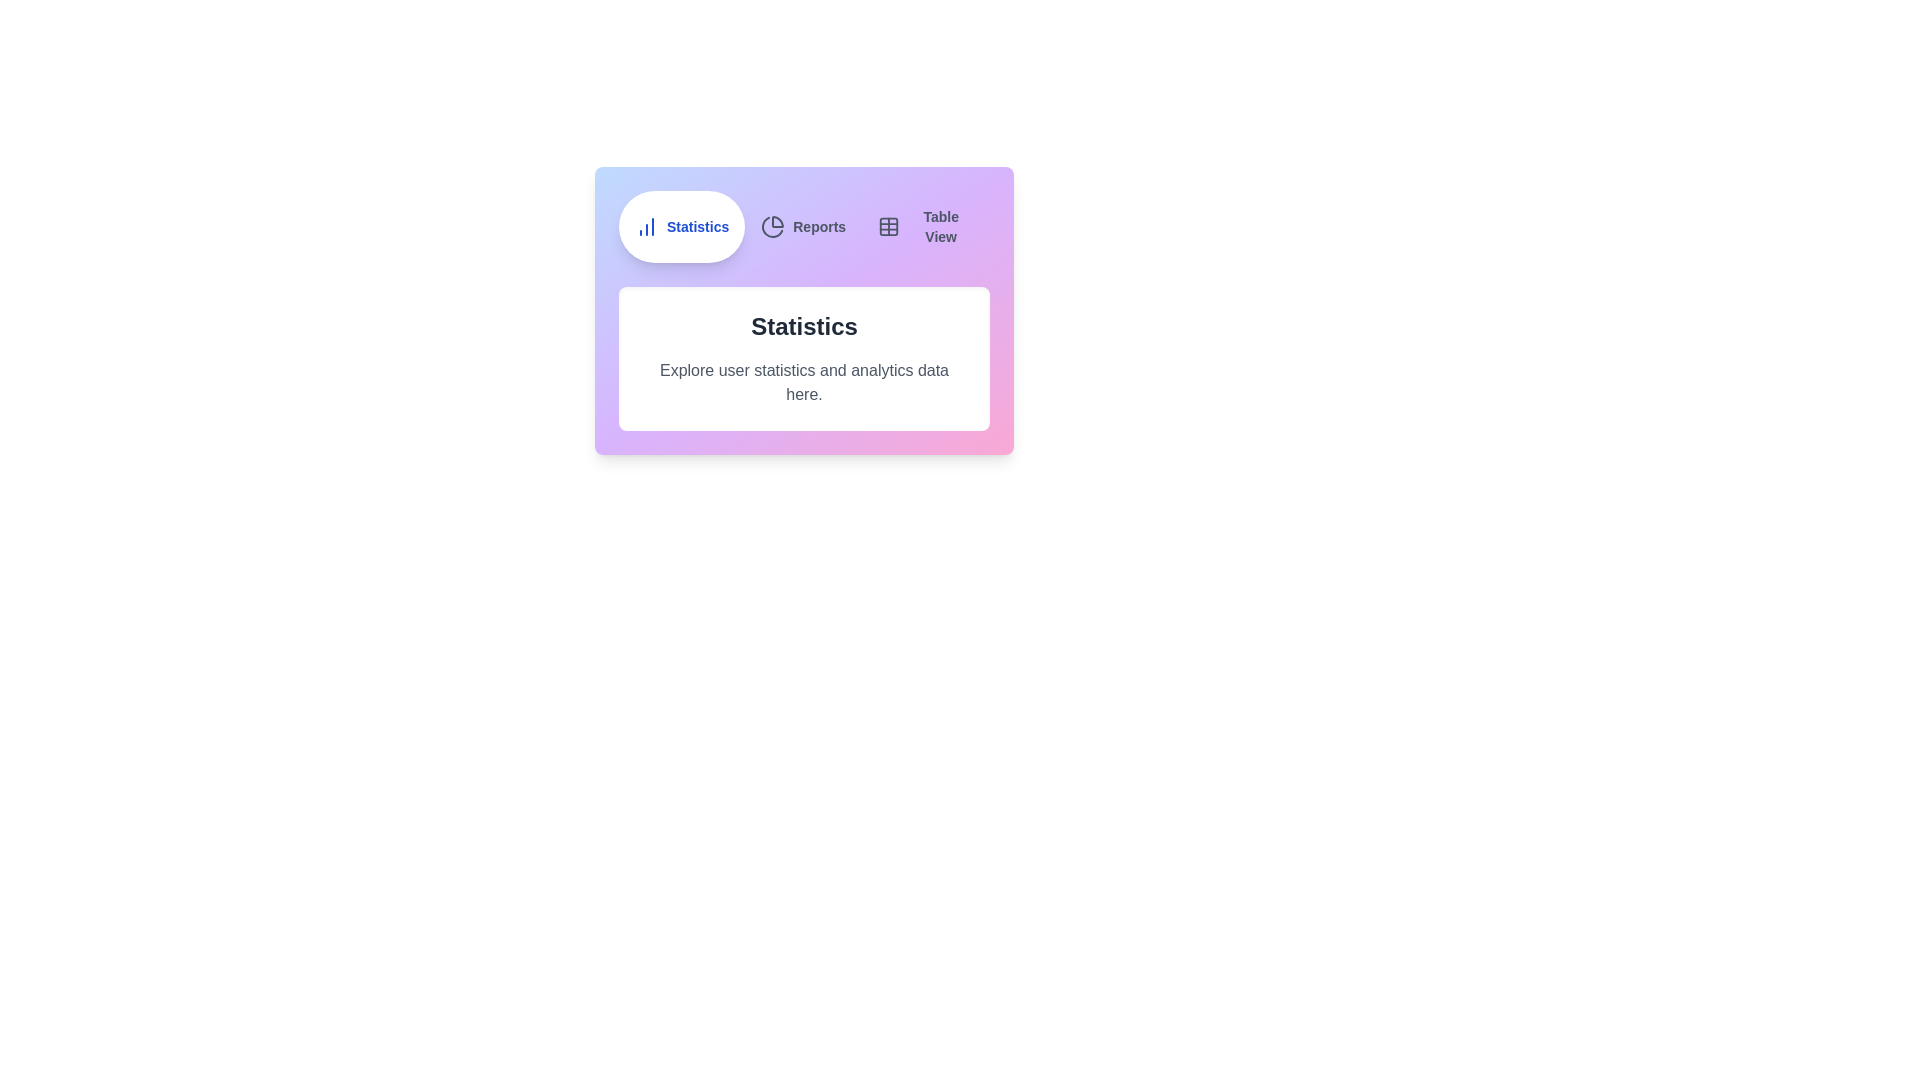  I want to click on the icon of the tab labeled Statistics, so click(647, 226).